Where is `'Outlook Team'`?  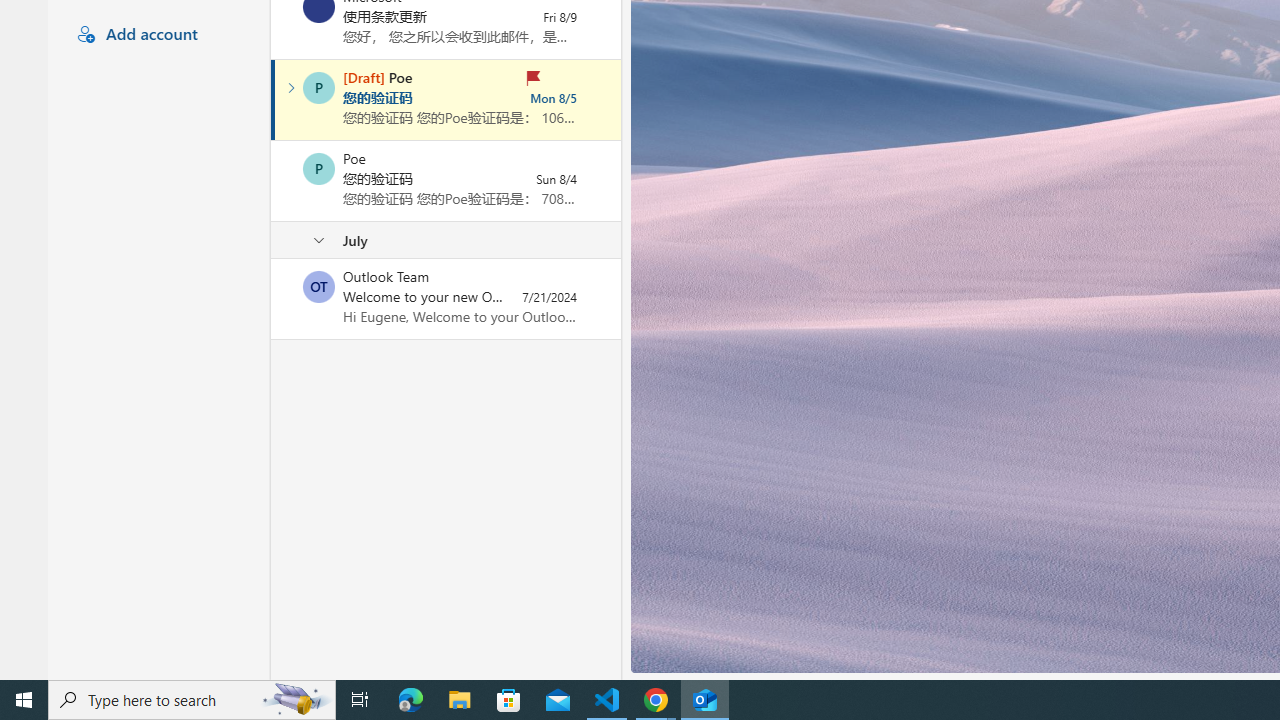 'Outlook Team' is located at coordinates (318, 286).